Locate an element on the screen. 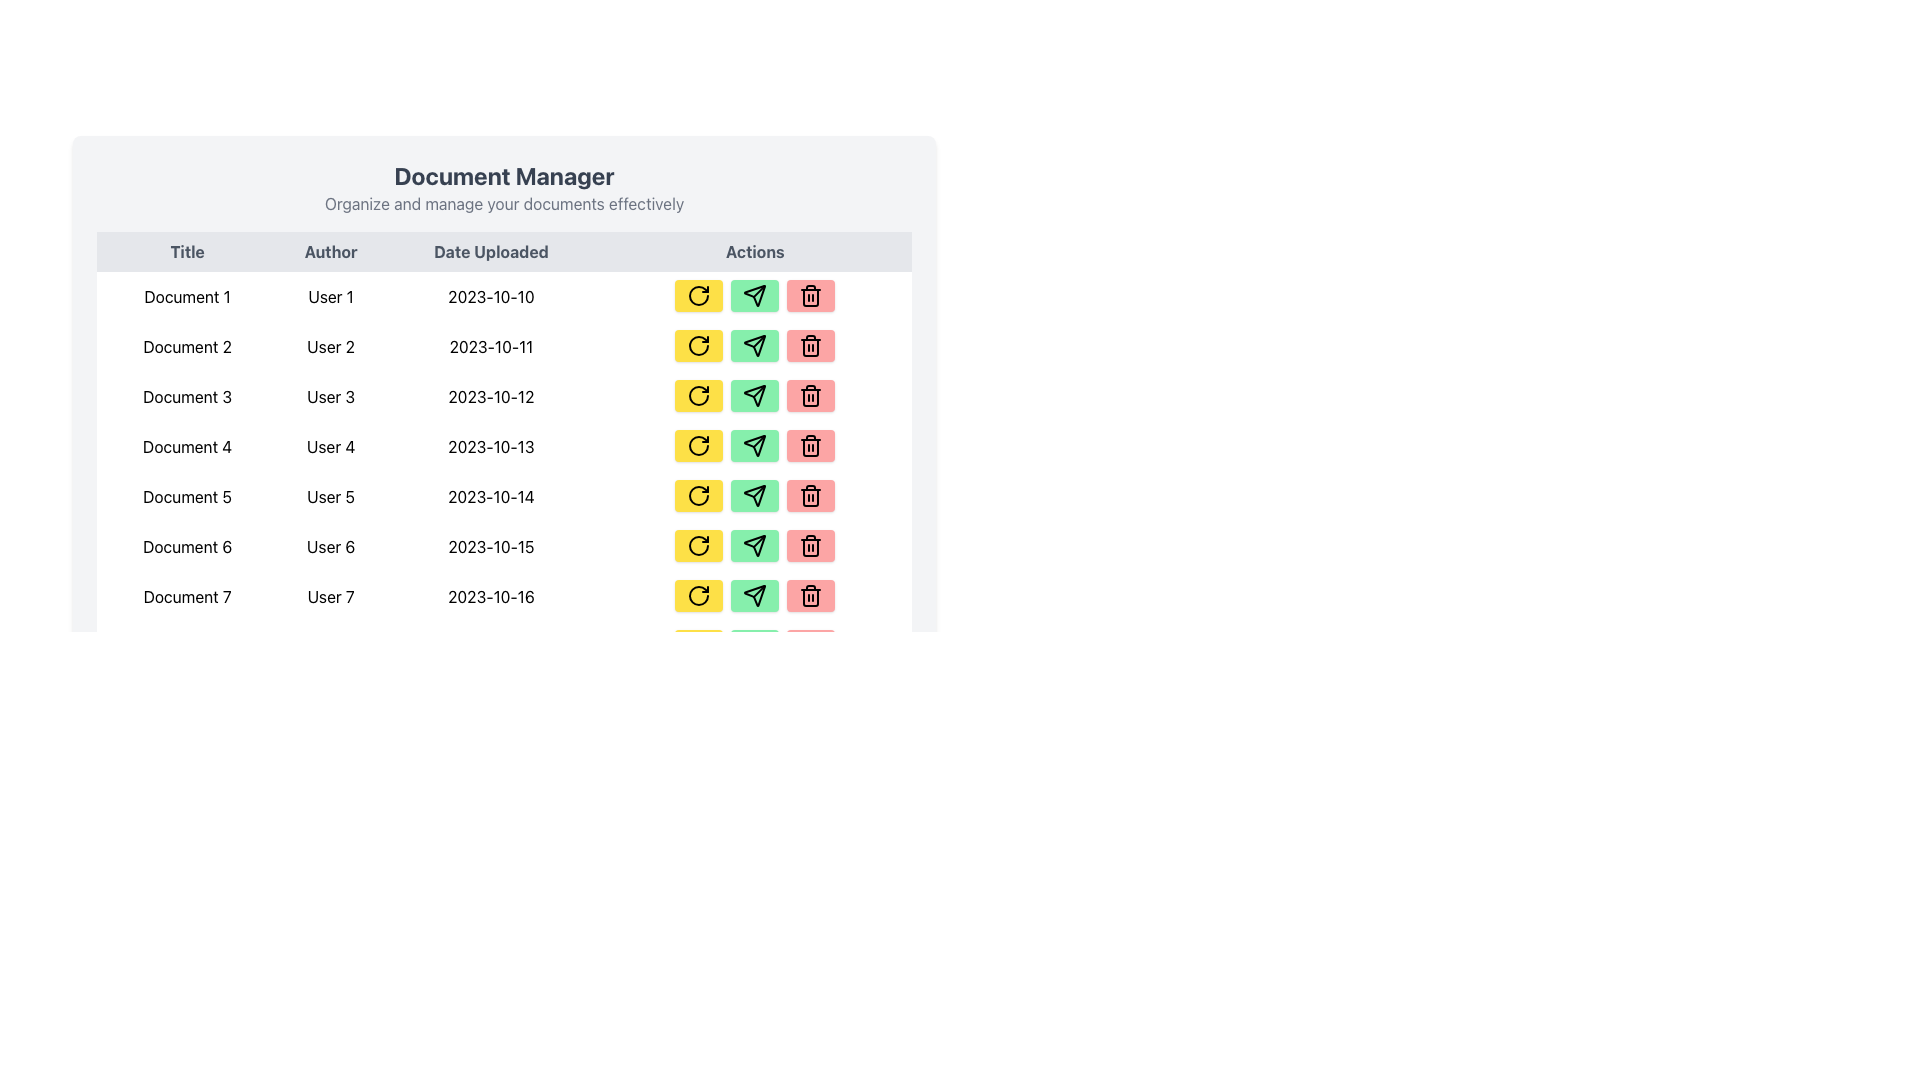 Image resolution: width=1920 pixels, height=1080 pixels. the yellow button with a black circular arrow icon in the 'Actions' column of the second row is located at coordinates (699, 345).